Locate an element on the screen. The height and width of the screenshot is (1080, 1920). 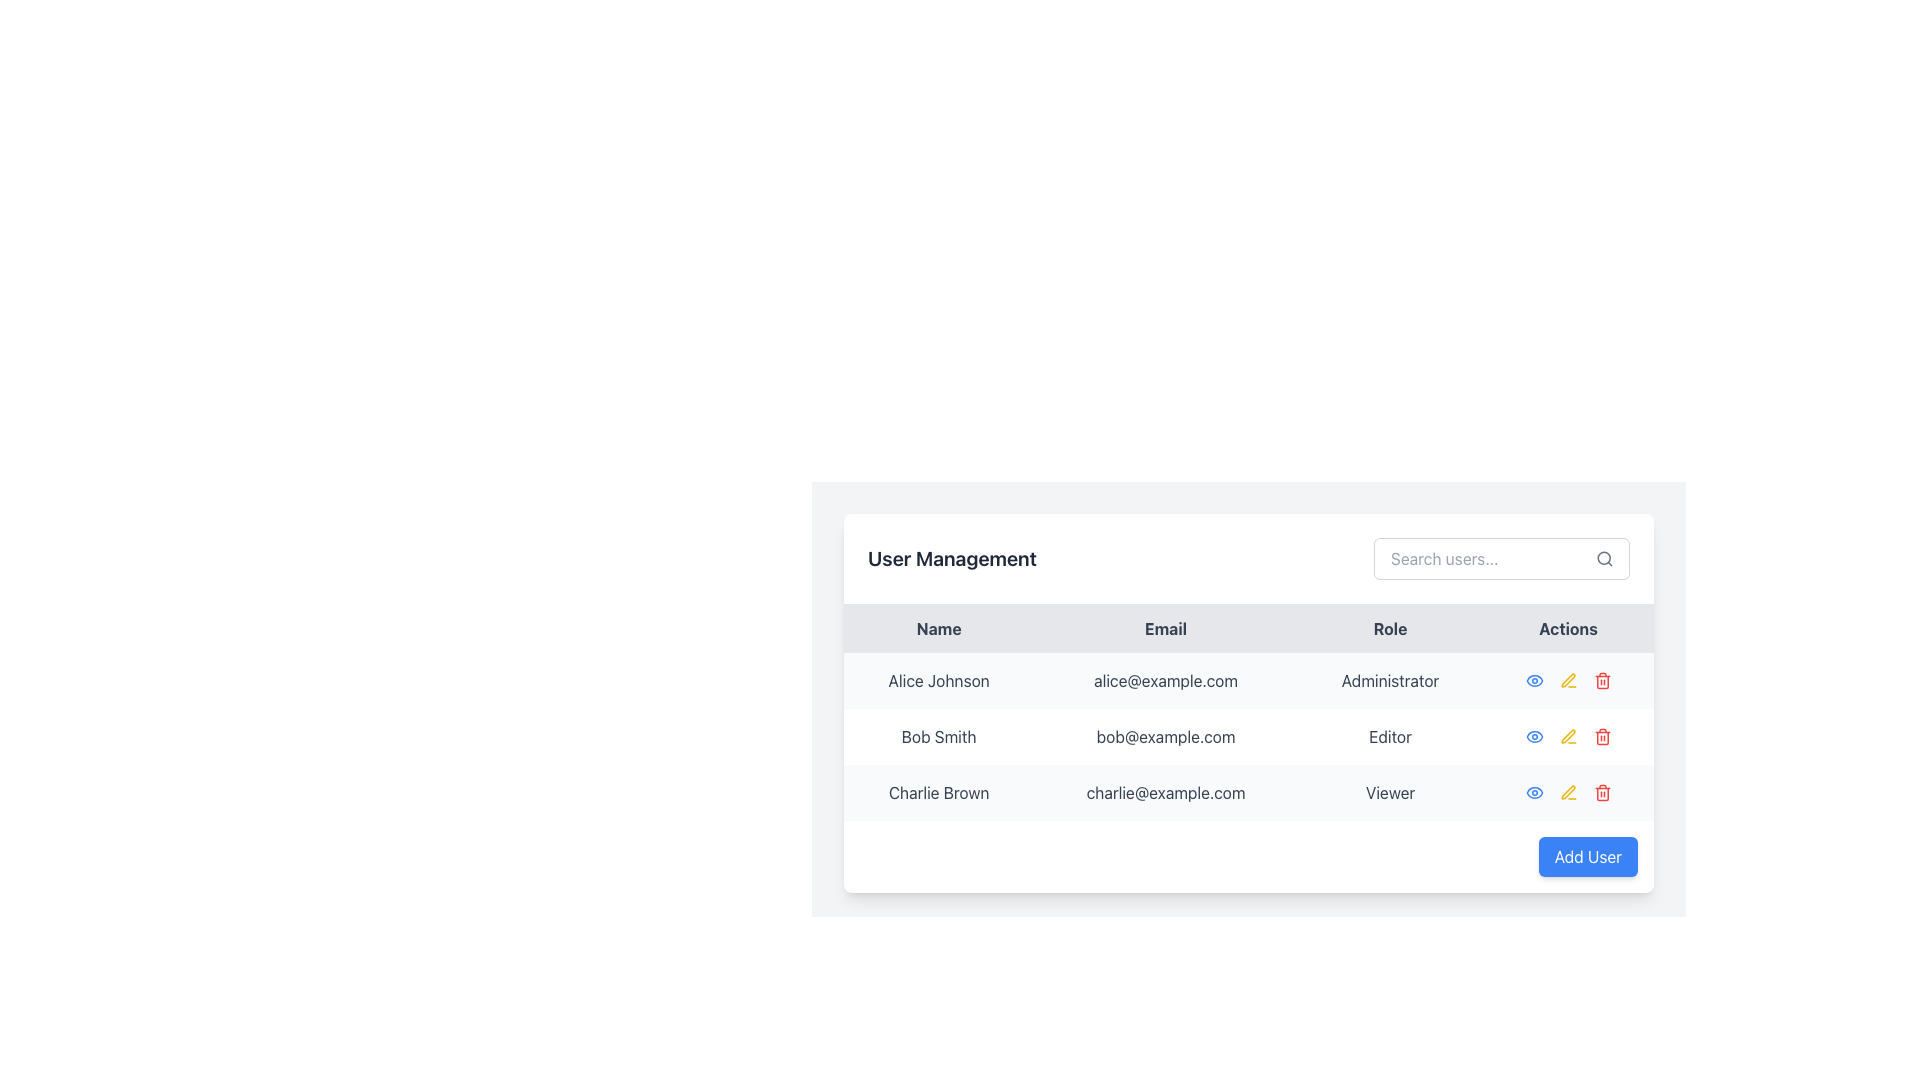
the second row in the User Management table that contains the data for 'Bob Smith', which includes cells for 'Name', 'Email', 'Role', and 'Actions' is located at coordinates (1247, 736).